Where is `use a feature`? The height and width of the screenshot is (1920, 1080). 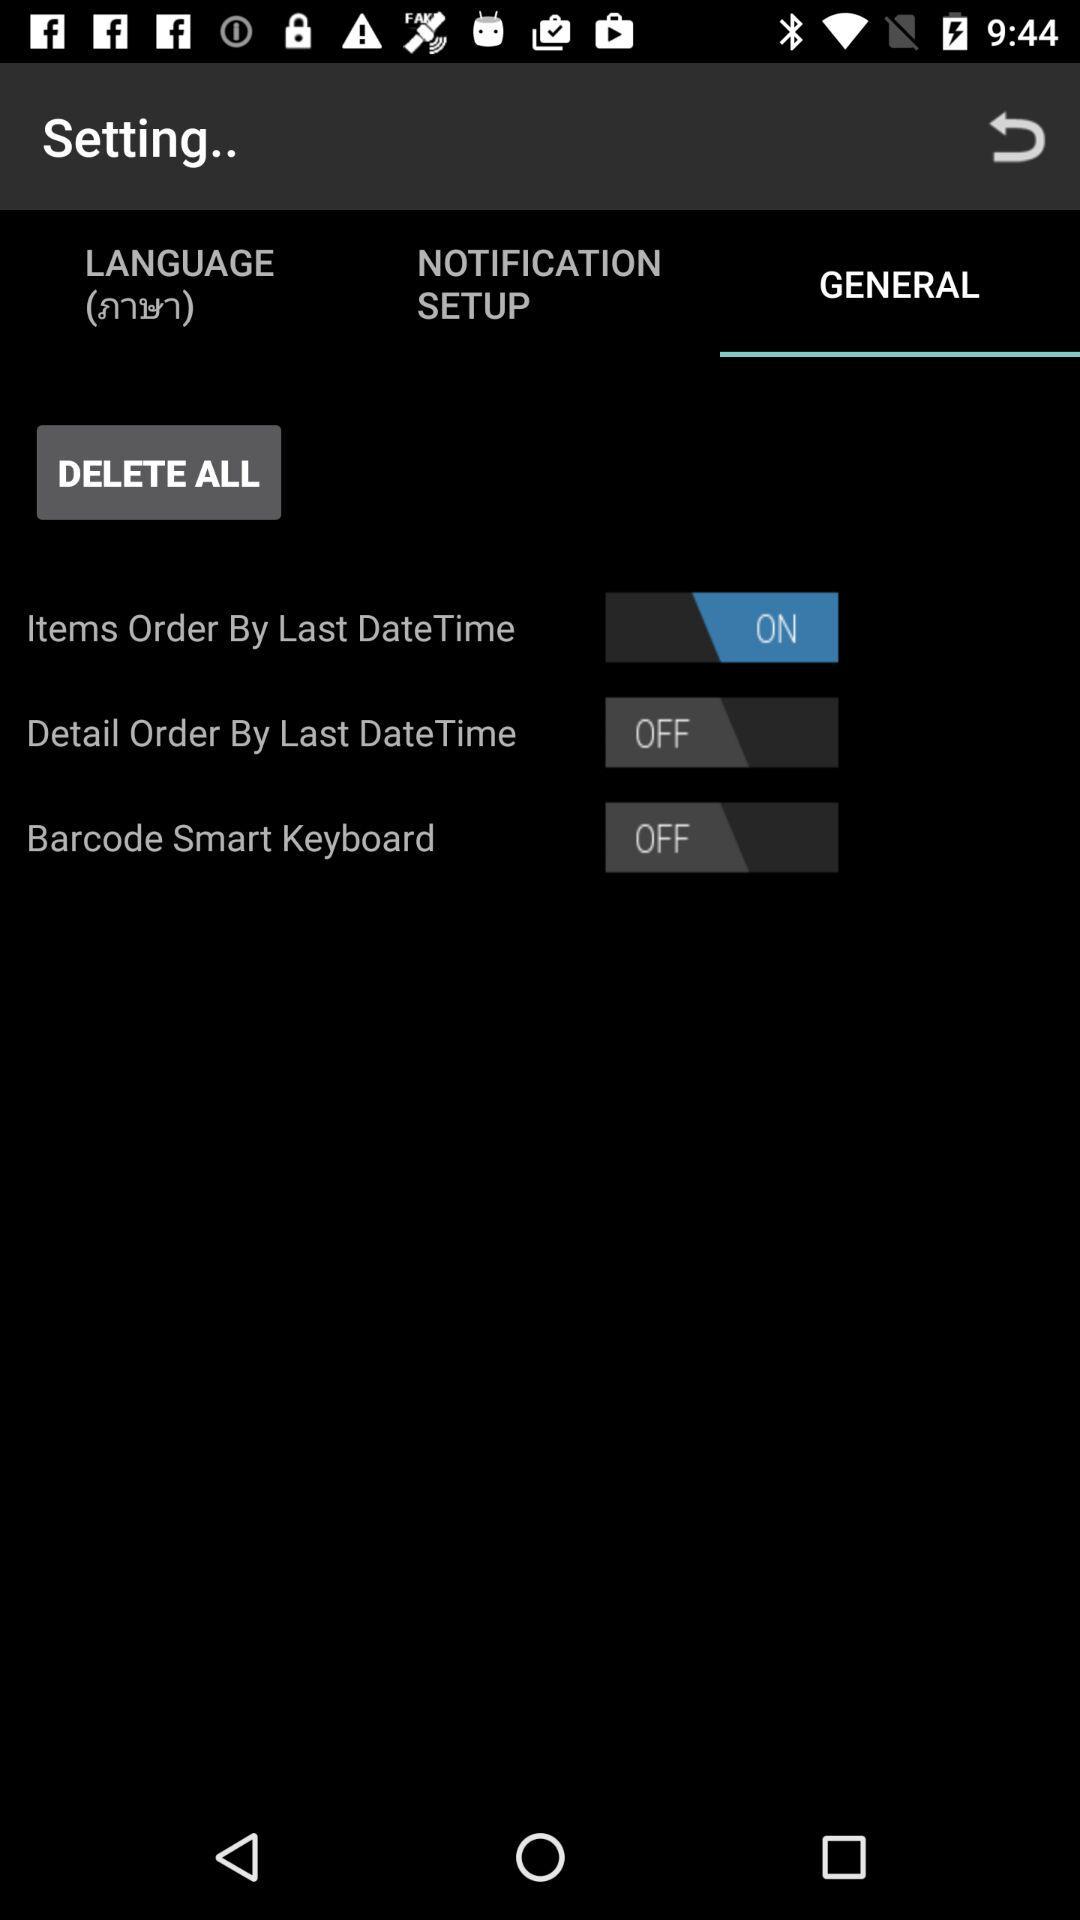
use a feature is located at coordinates (721, 731).